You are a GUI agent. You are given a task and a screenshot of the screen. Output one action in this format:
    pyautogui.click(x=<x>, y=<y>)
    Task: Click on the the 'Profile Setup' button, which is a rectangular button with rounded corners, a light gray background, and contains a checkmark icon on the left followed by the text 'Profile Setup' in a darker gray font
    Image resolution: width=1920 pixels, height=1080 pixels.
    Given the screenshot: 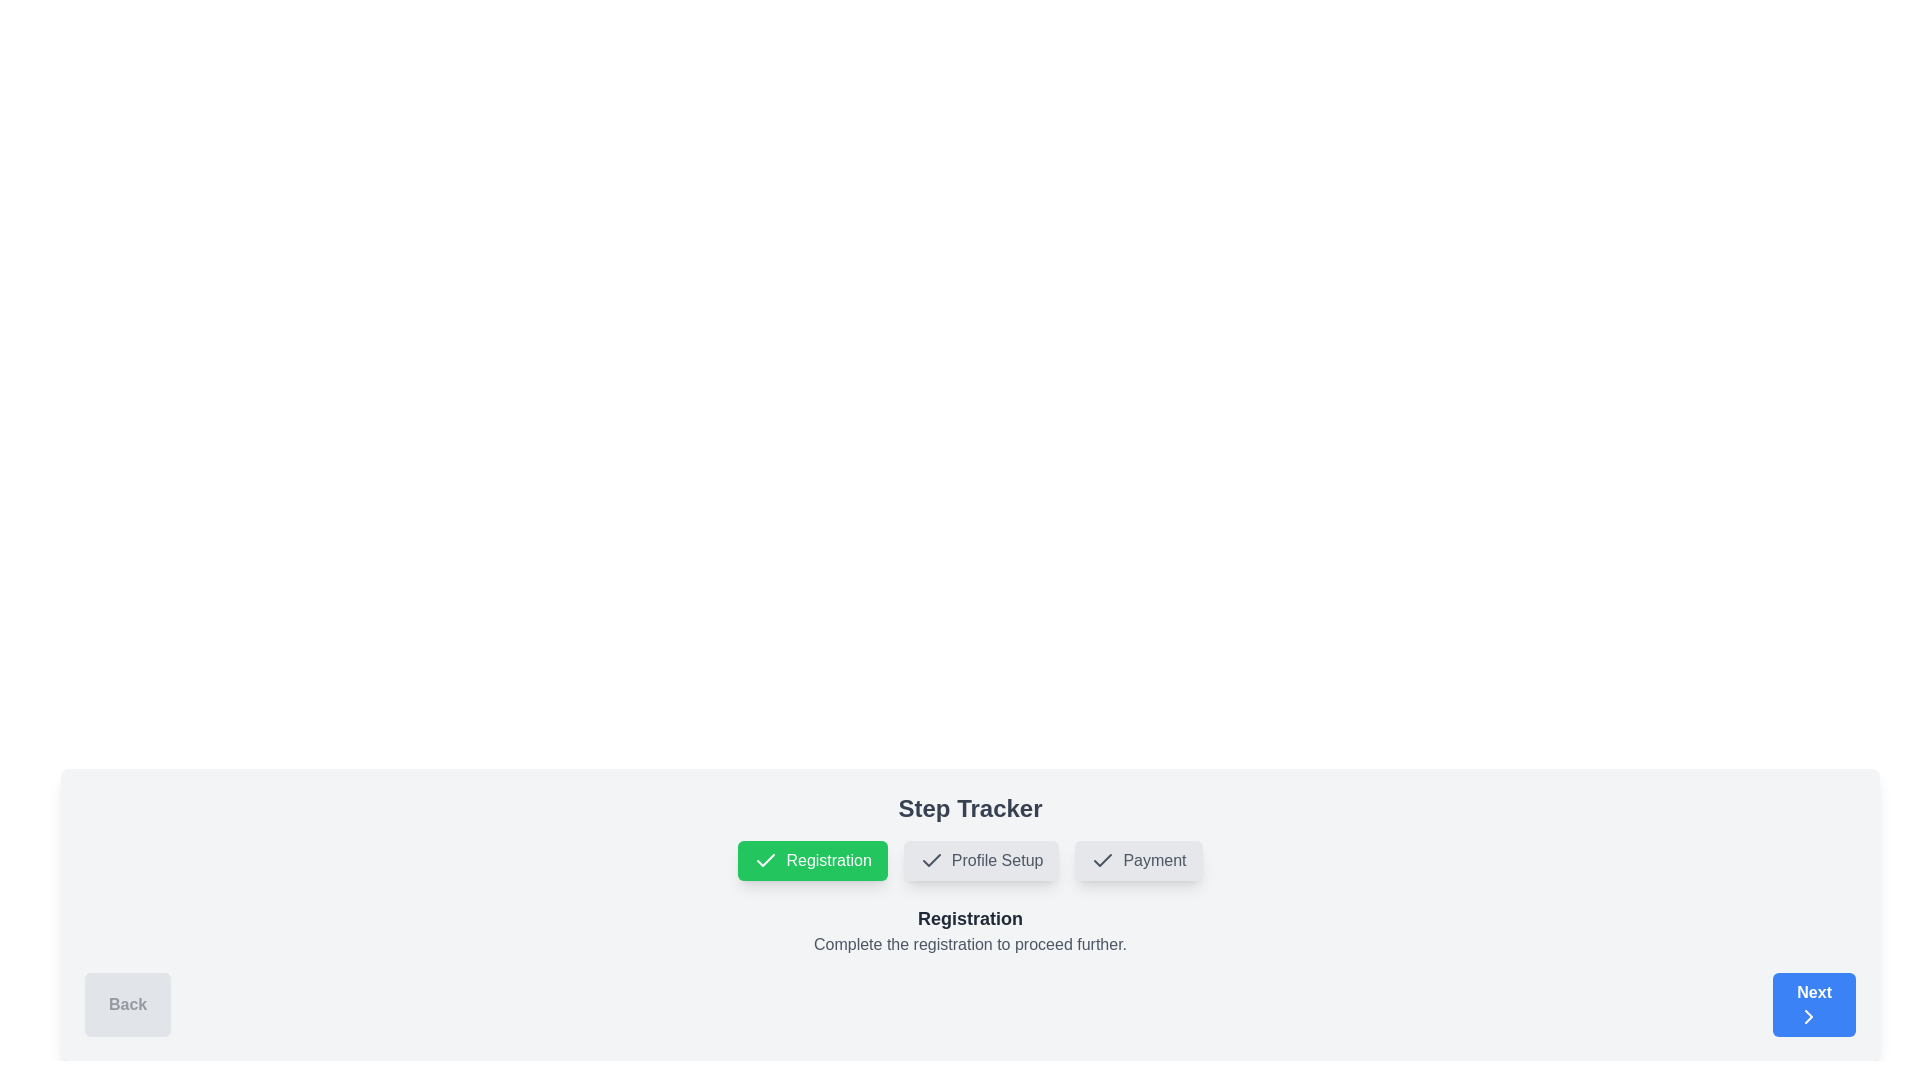 What is the action you would take?
    pyautogui.click(x=981, y=859)
    